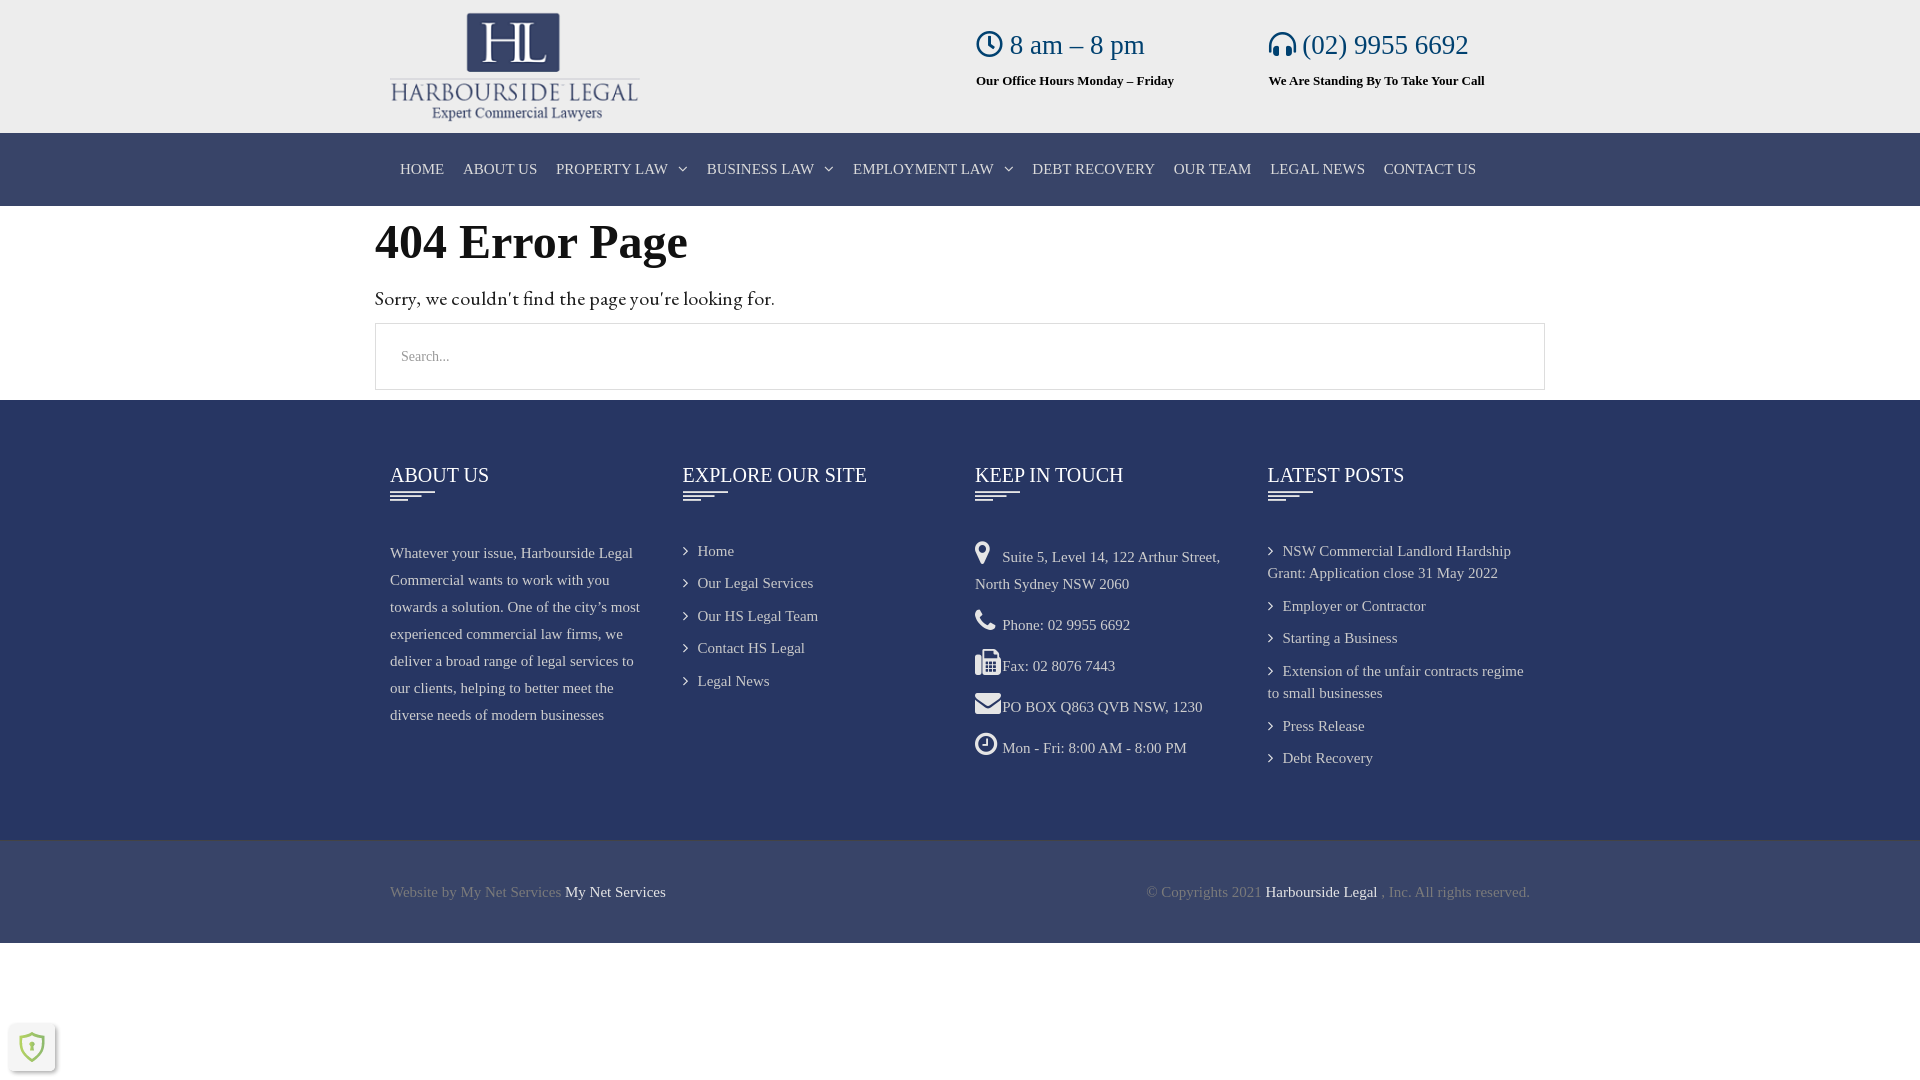 Image resolution: width=1920 pixels, height=1080 pixels. I want to click on 'Extension of the unfair contracts regime to small businesses', so click(1395, 680).